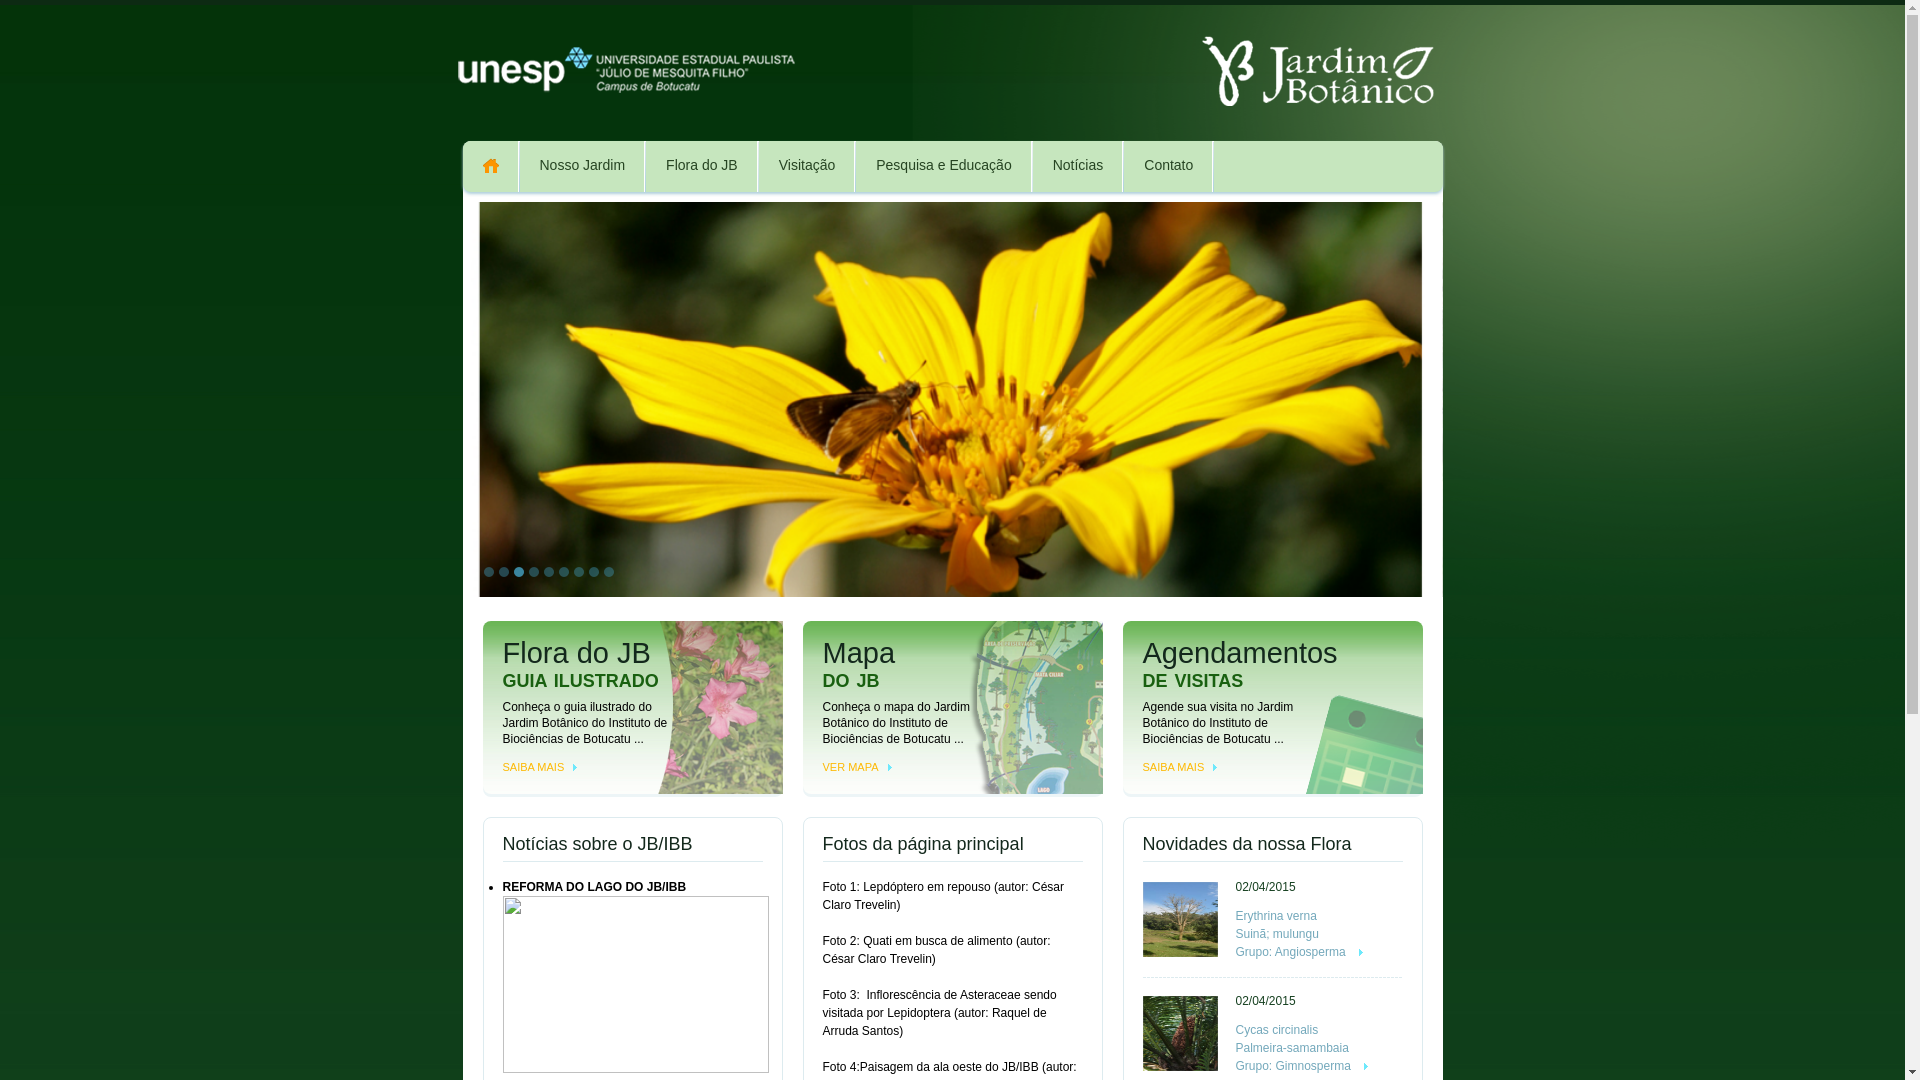  What do you see at coordinates (856, 766) in the screenshot?
I see `'VER MAPA'` at bounding box center [856, 766].